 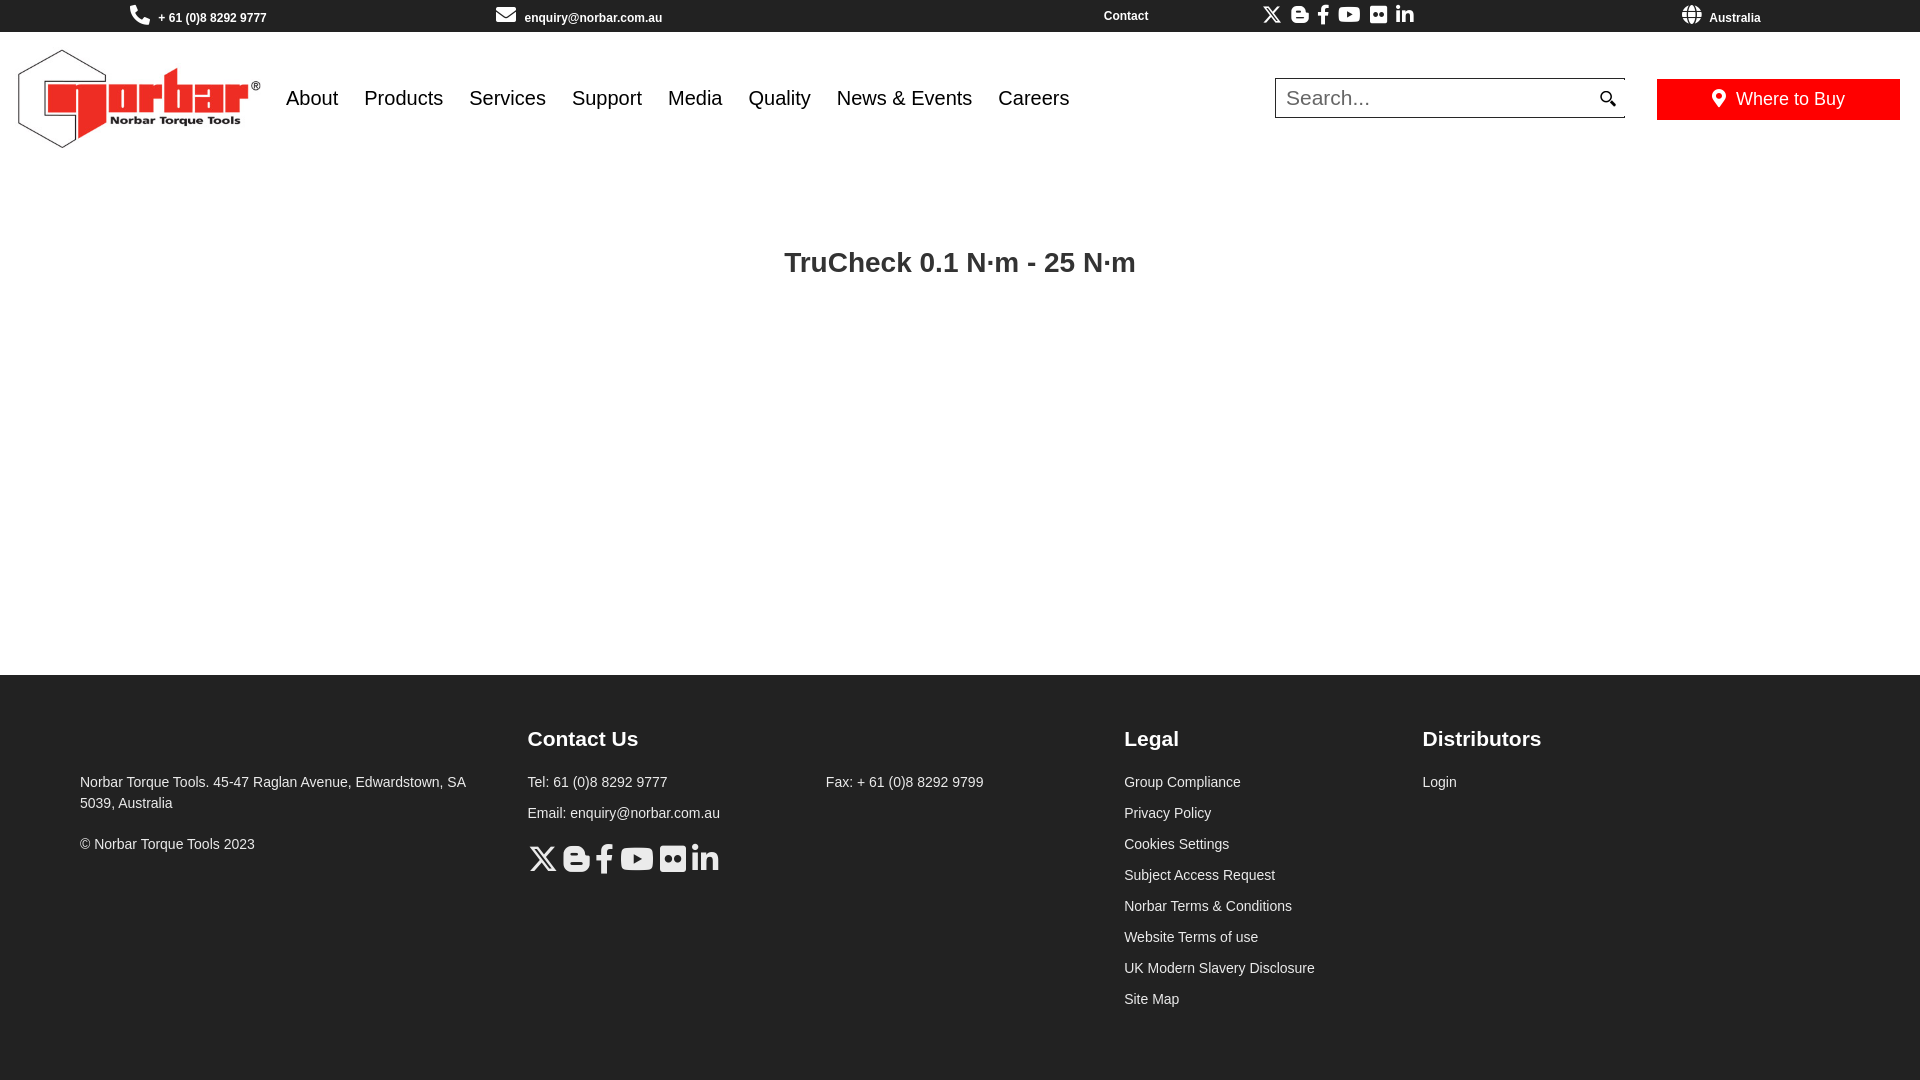 What do you see at coordinates (733, 98) in the screenshot?
I see `'Quality'` at bounding box center [733, 98].